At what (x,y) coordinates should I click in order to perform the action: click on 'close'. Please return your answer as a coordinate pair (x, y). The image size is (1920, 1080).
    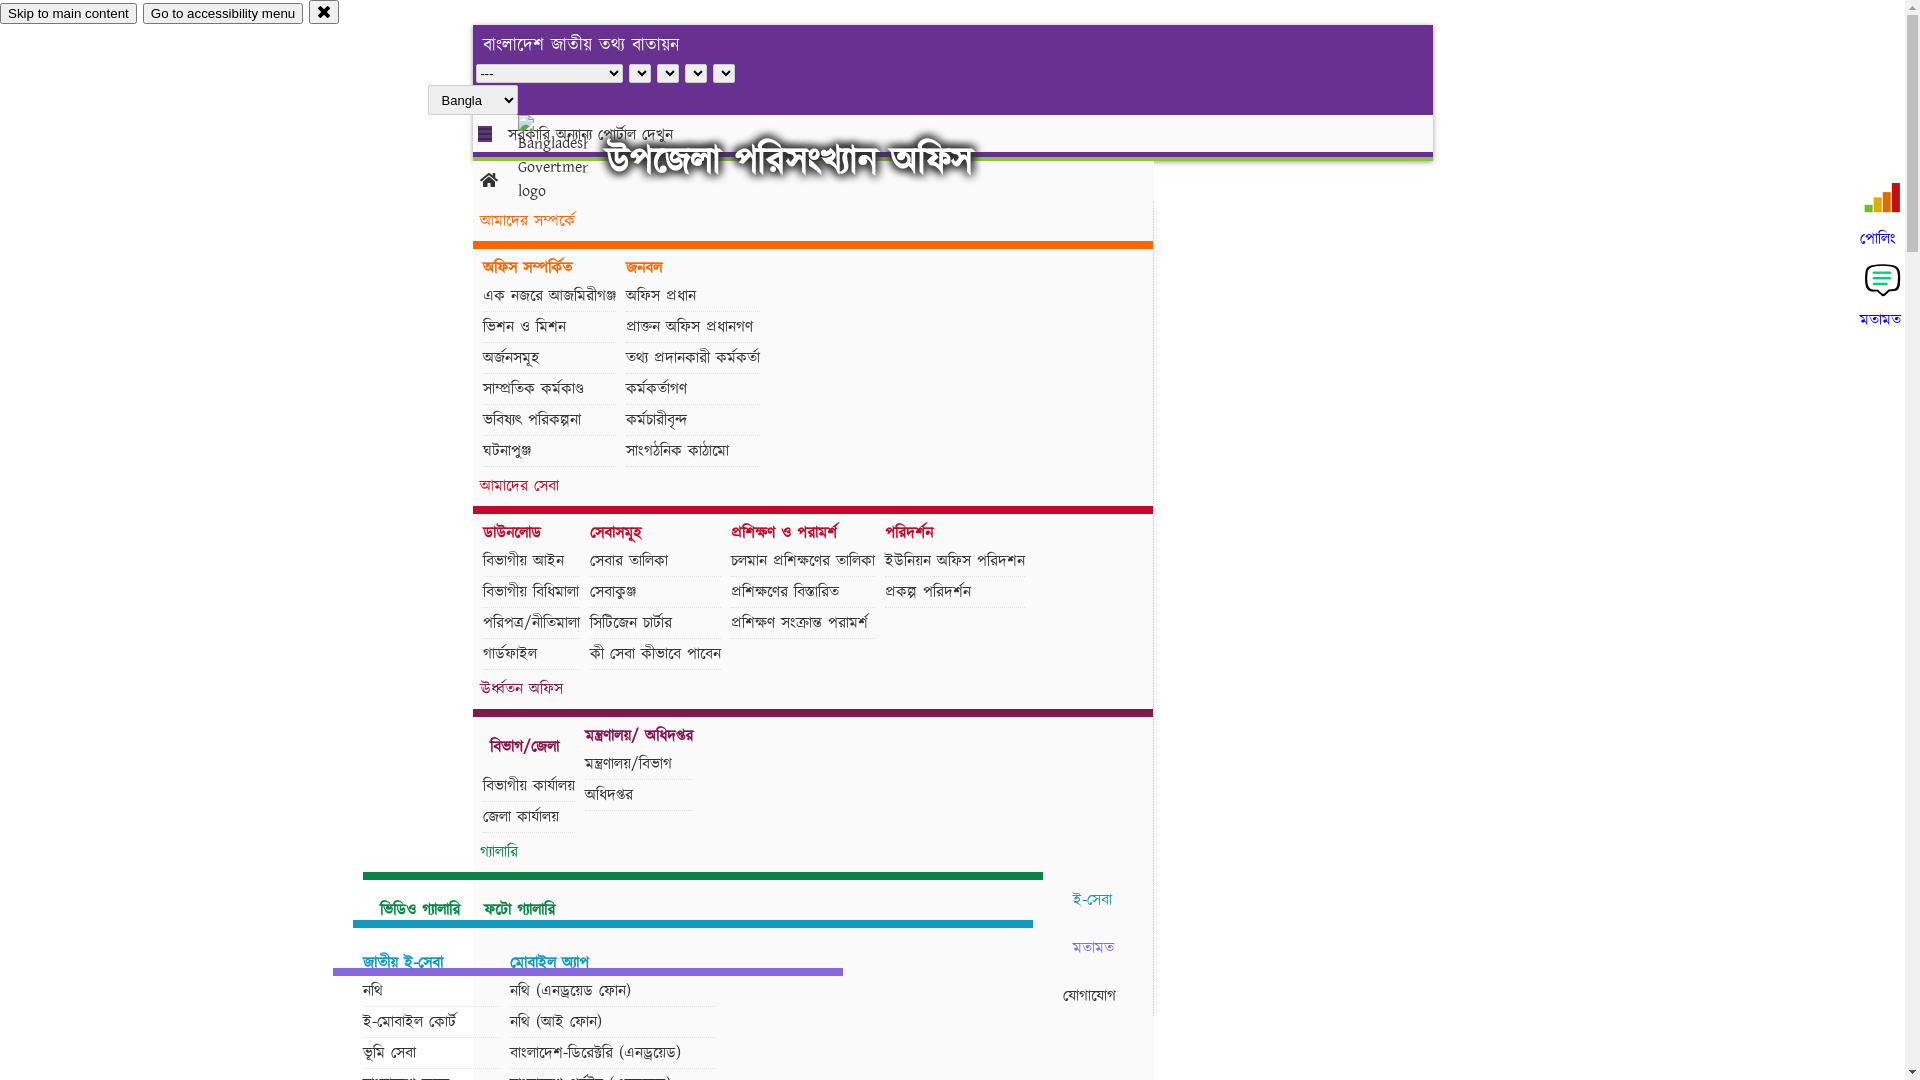
    Looking at the image, I should click on (324, 11).